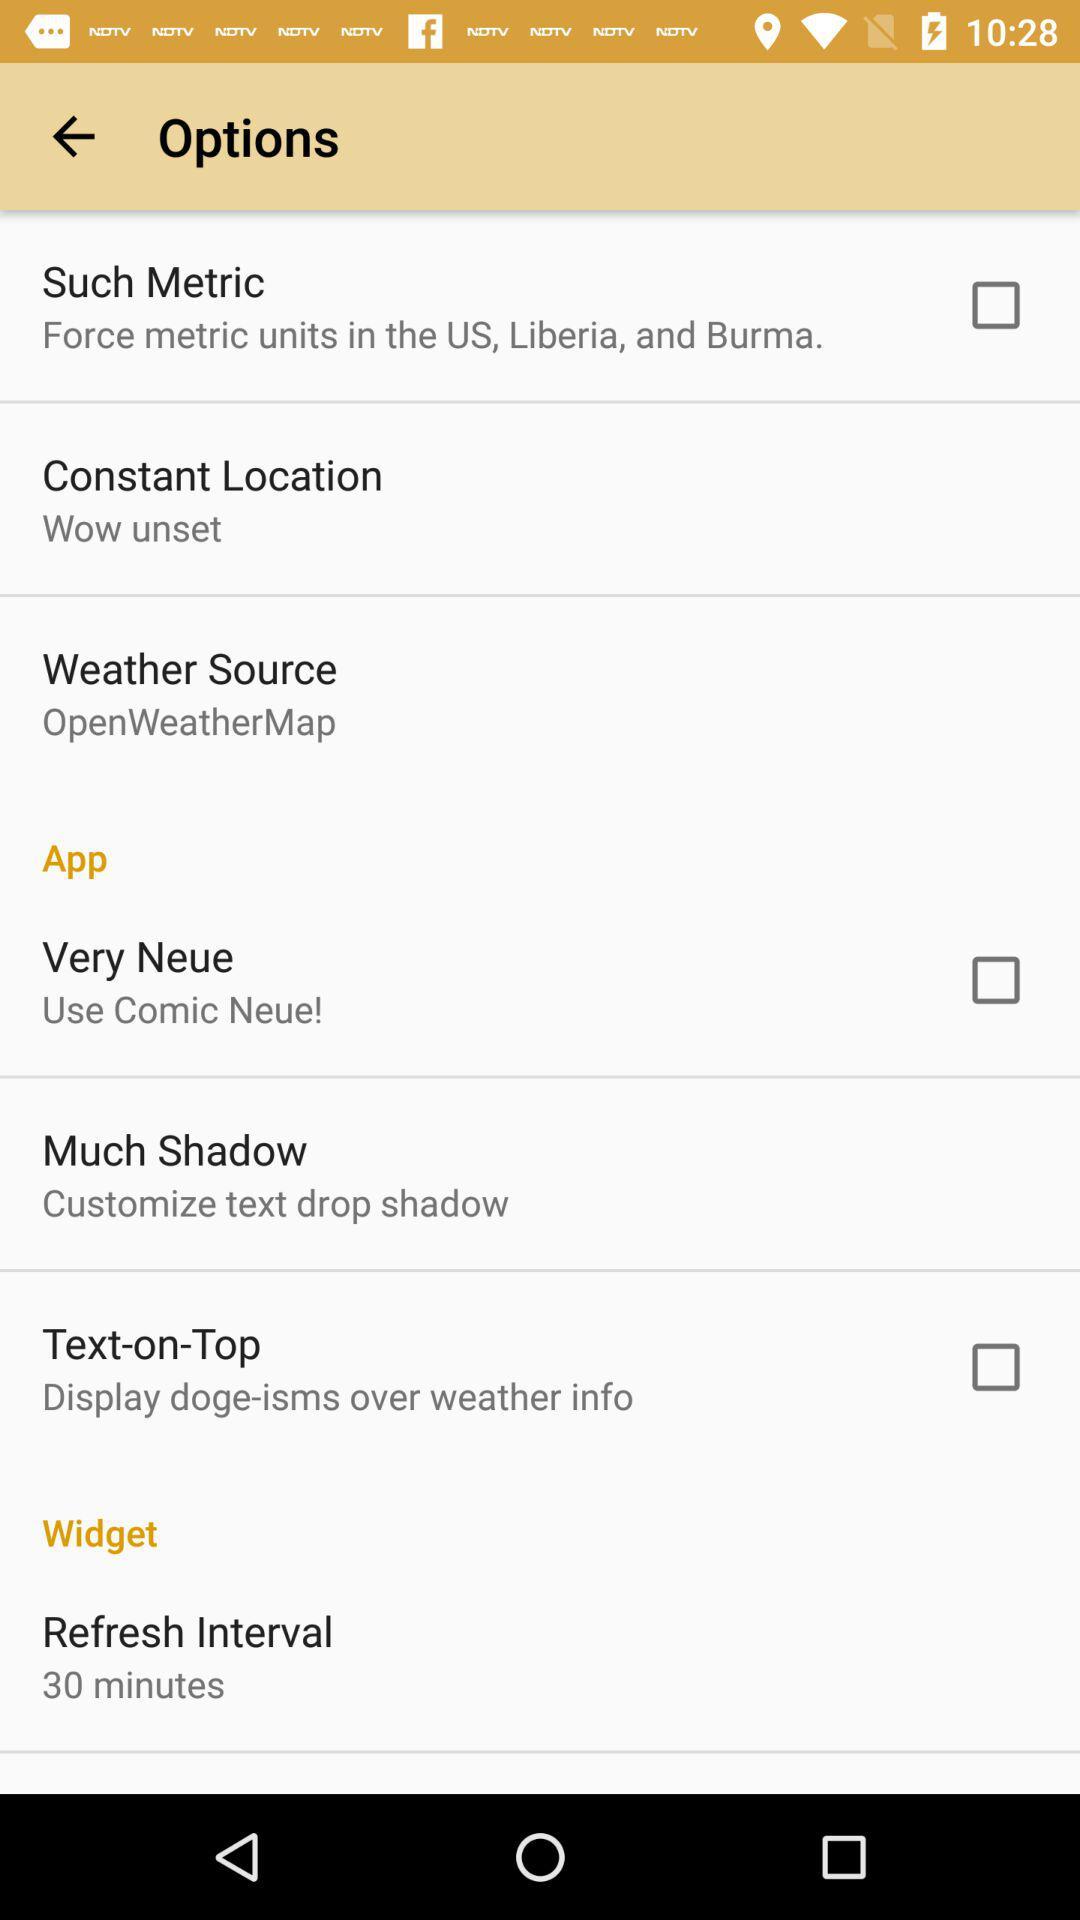  I want to click on app next to options app, so click(72, 135).